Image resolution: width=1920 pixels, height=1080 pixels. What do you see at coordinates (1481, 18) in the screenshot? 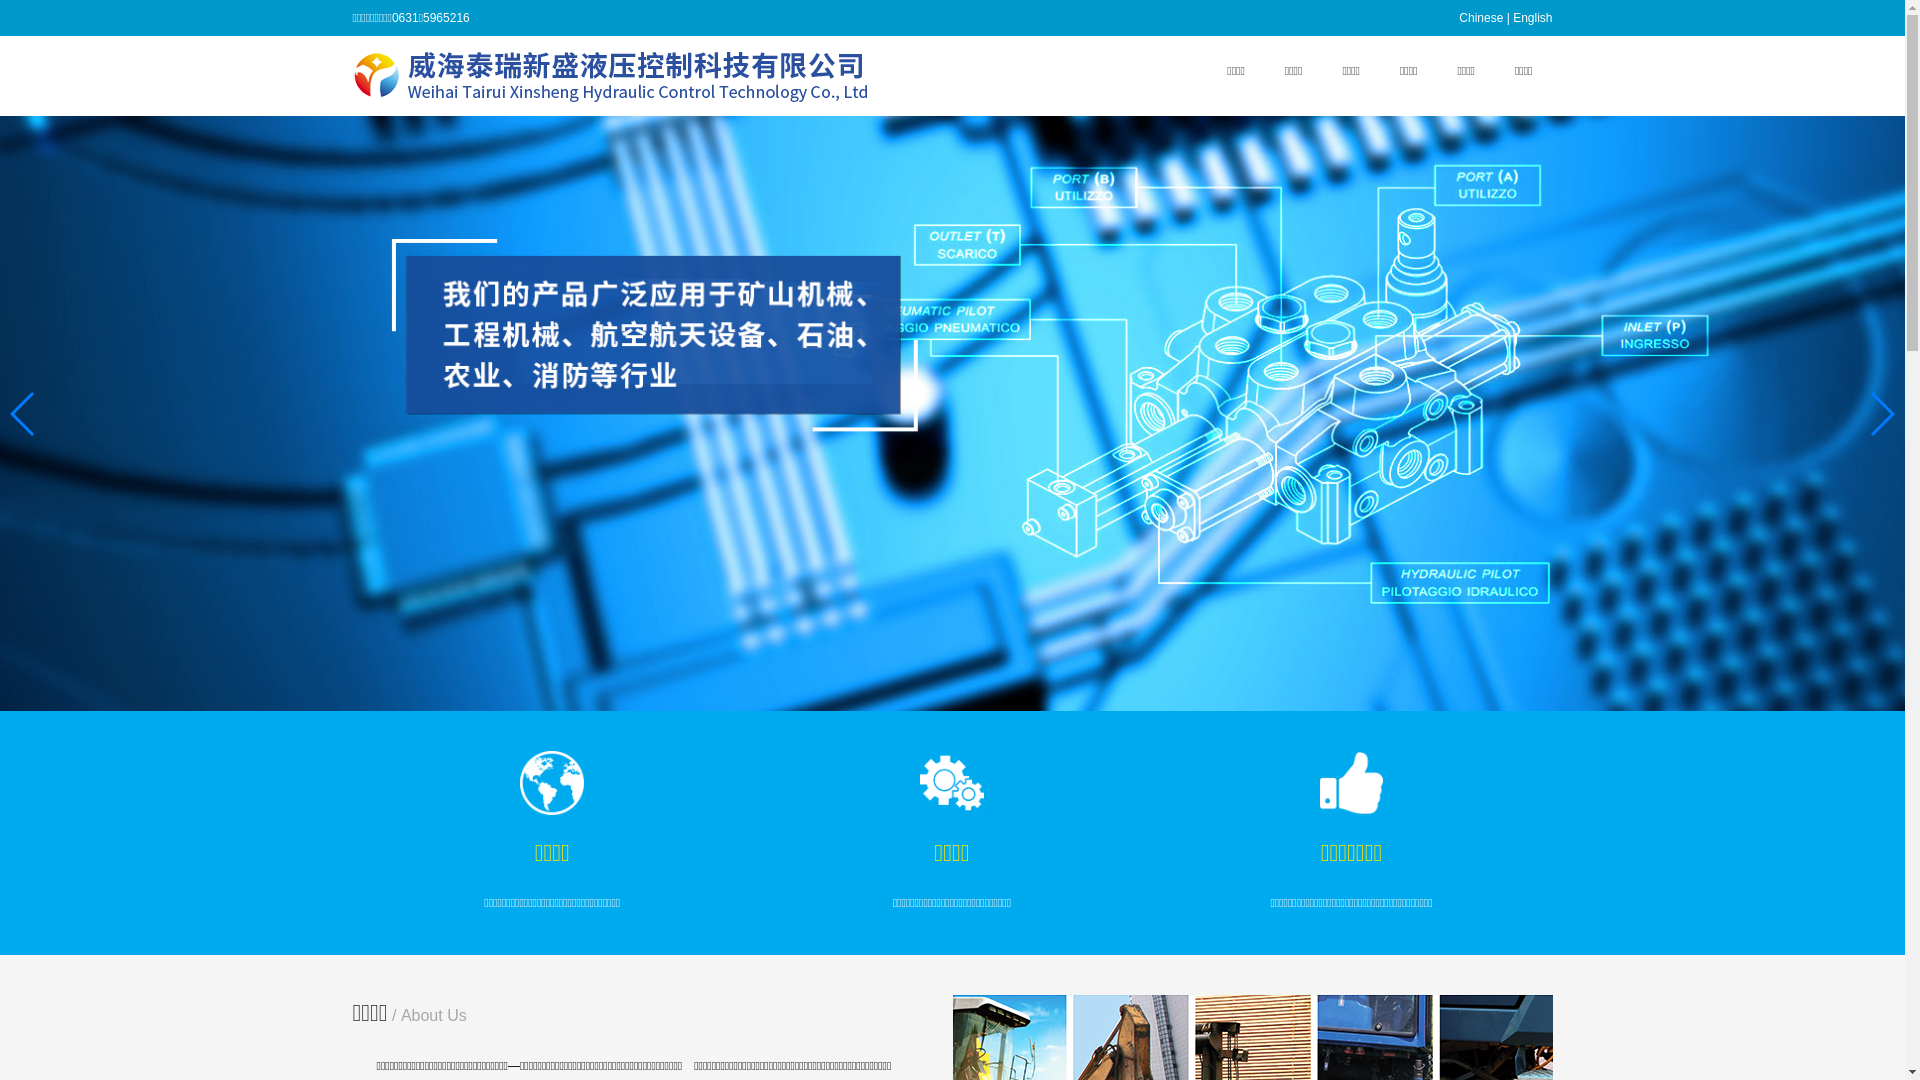
I see `'Chinese'` at bounding box center [1481, 18].